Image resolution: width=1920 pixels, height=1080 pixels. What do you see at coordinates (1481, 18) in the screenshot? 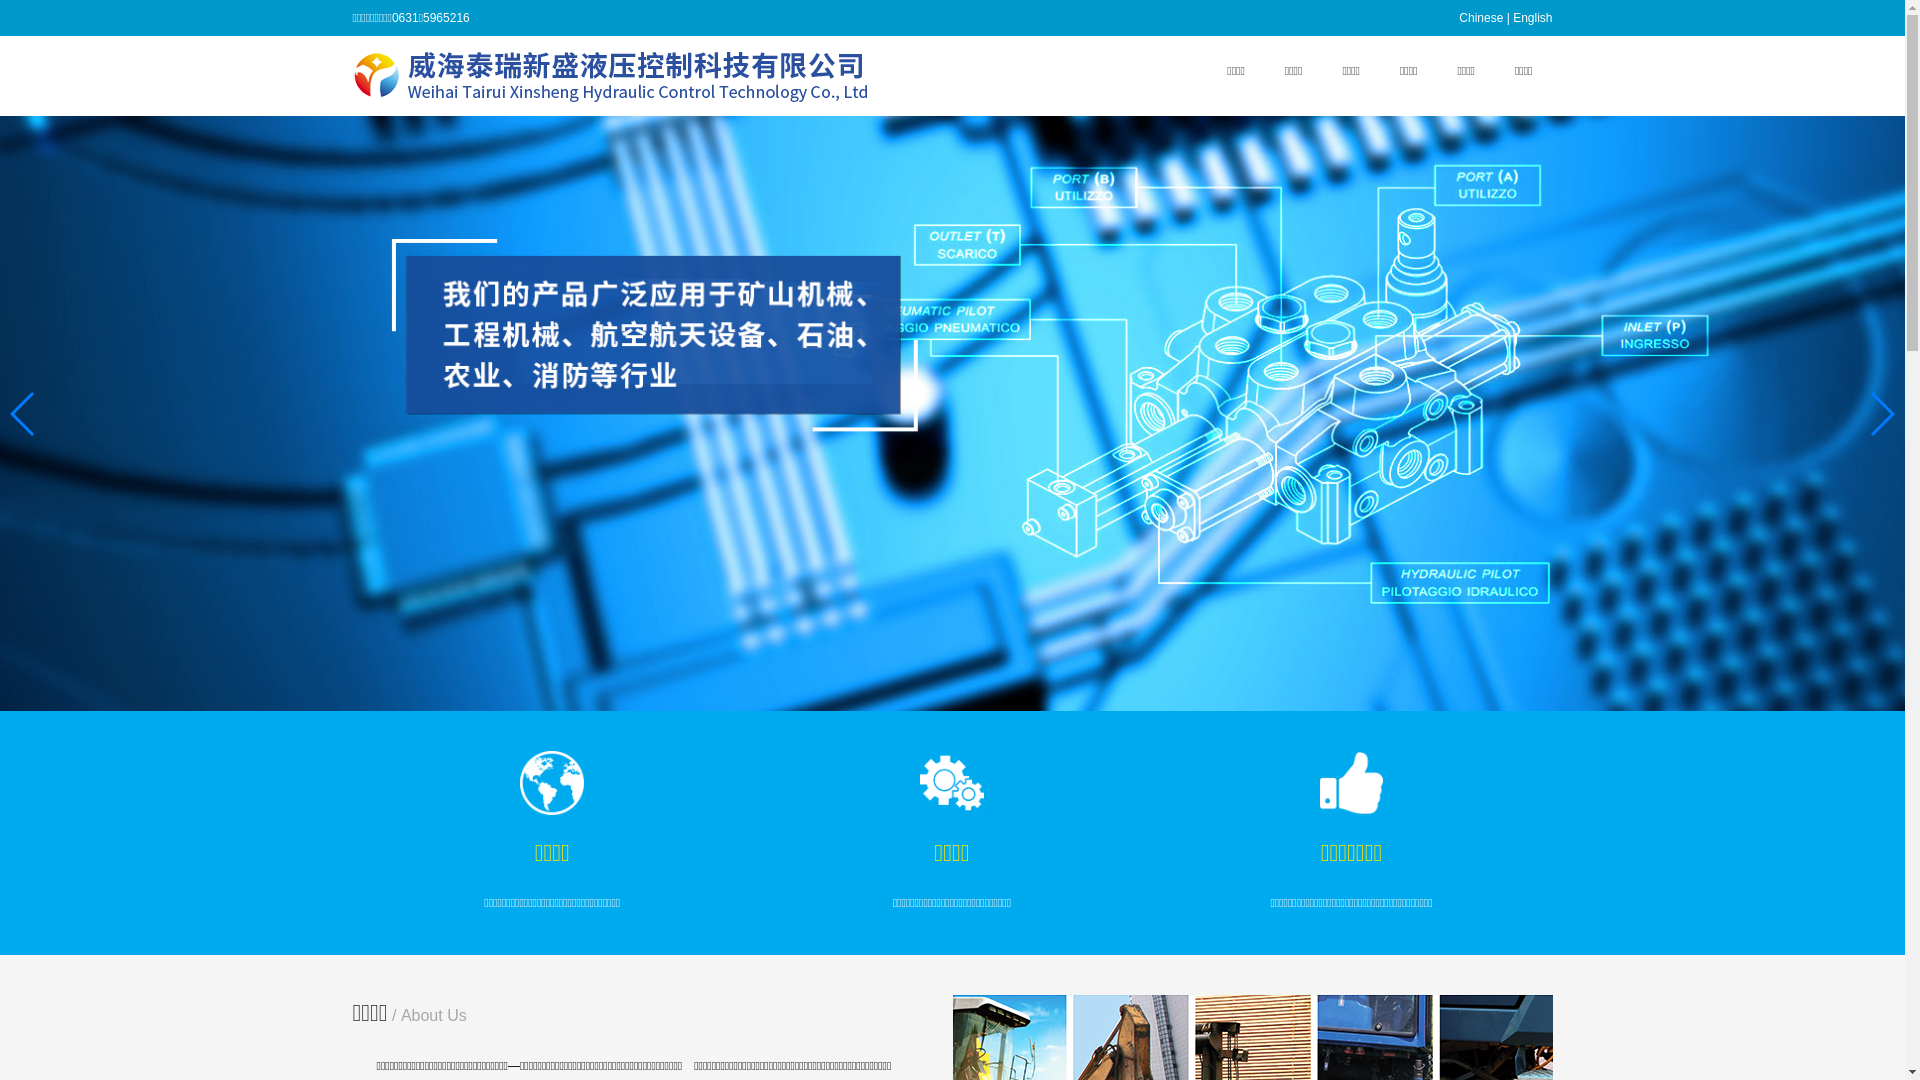
I see `'Chinese'` at bounding box center [1481, 18].